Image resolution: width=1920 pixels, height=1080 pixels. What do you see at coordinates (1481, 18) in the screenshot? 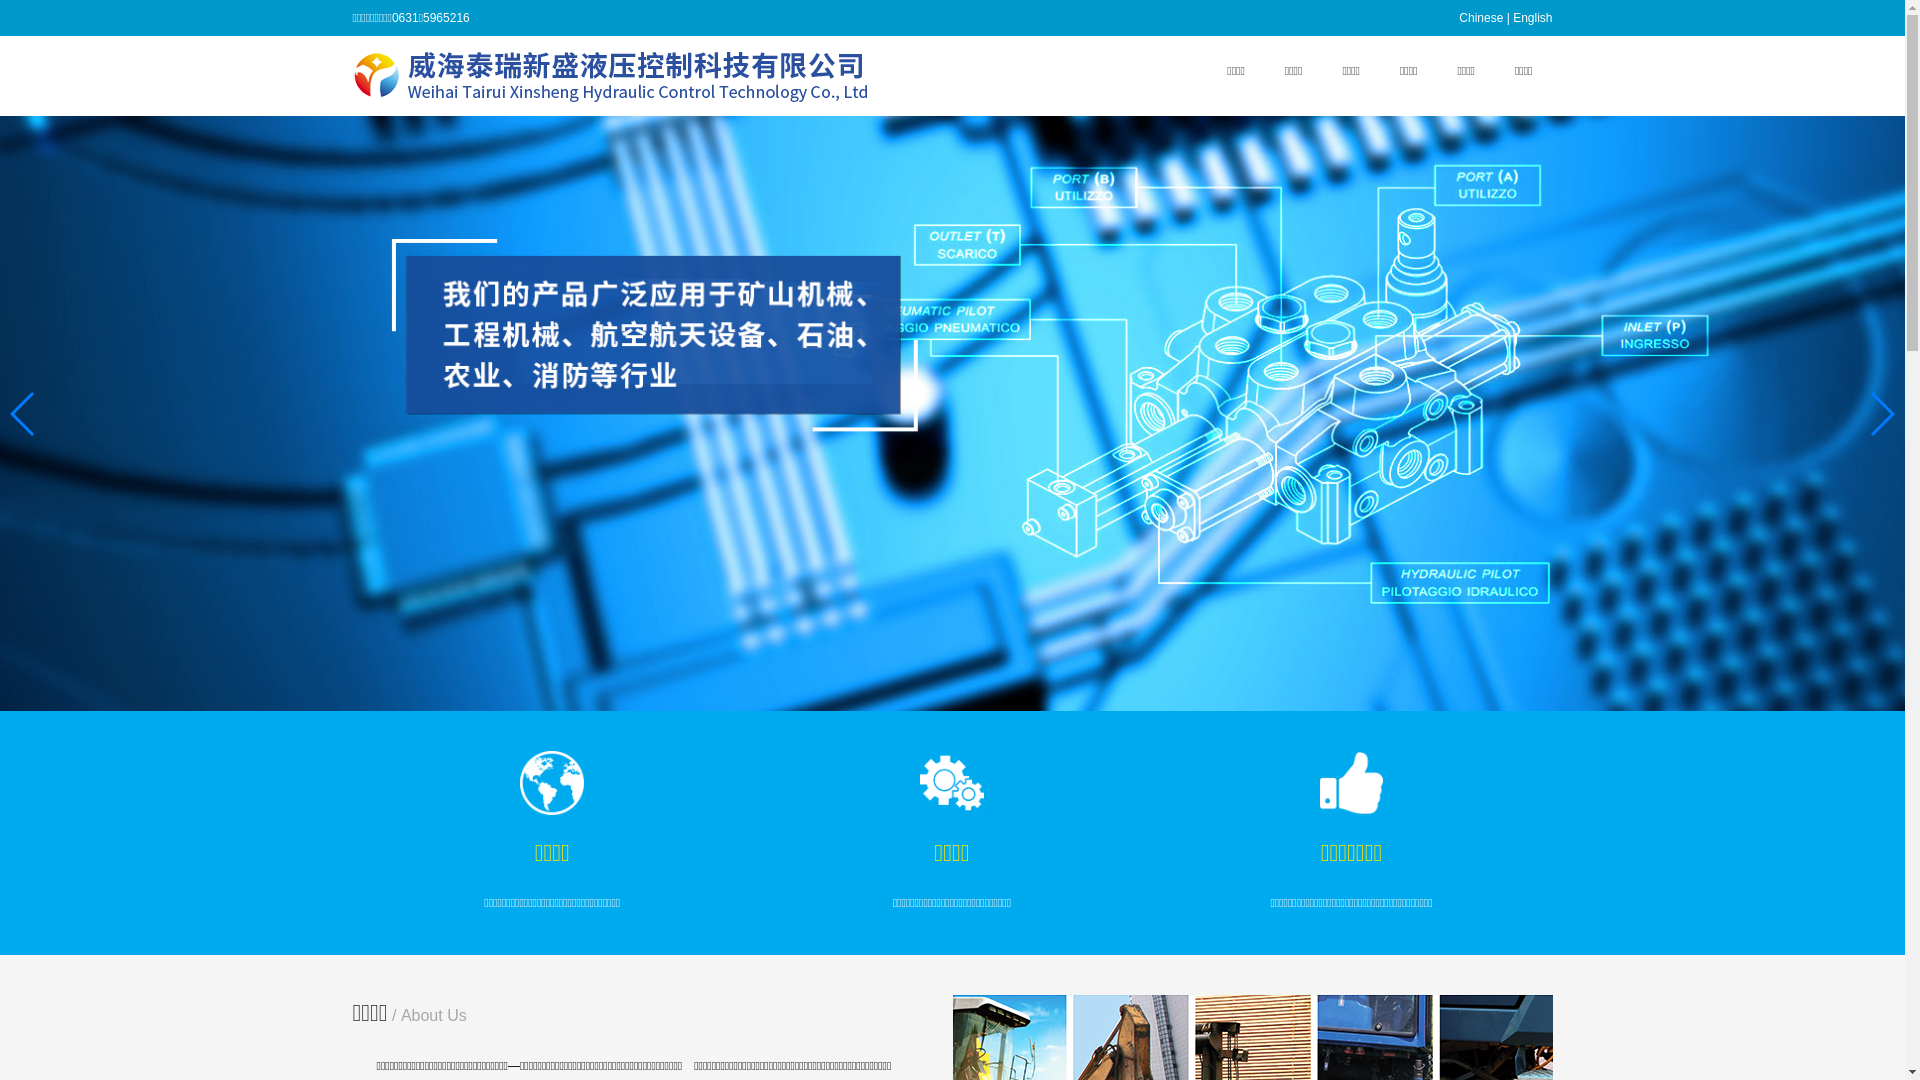
I see `'Chinese'` at bounding box center [1481, 18].